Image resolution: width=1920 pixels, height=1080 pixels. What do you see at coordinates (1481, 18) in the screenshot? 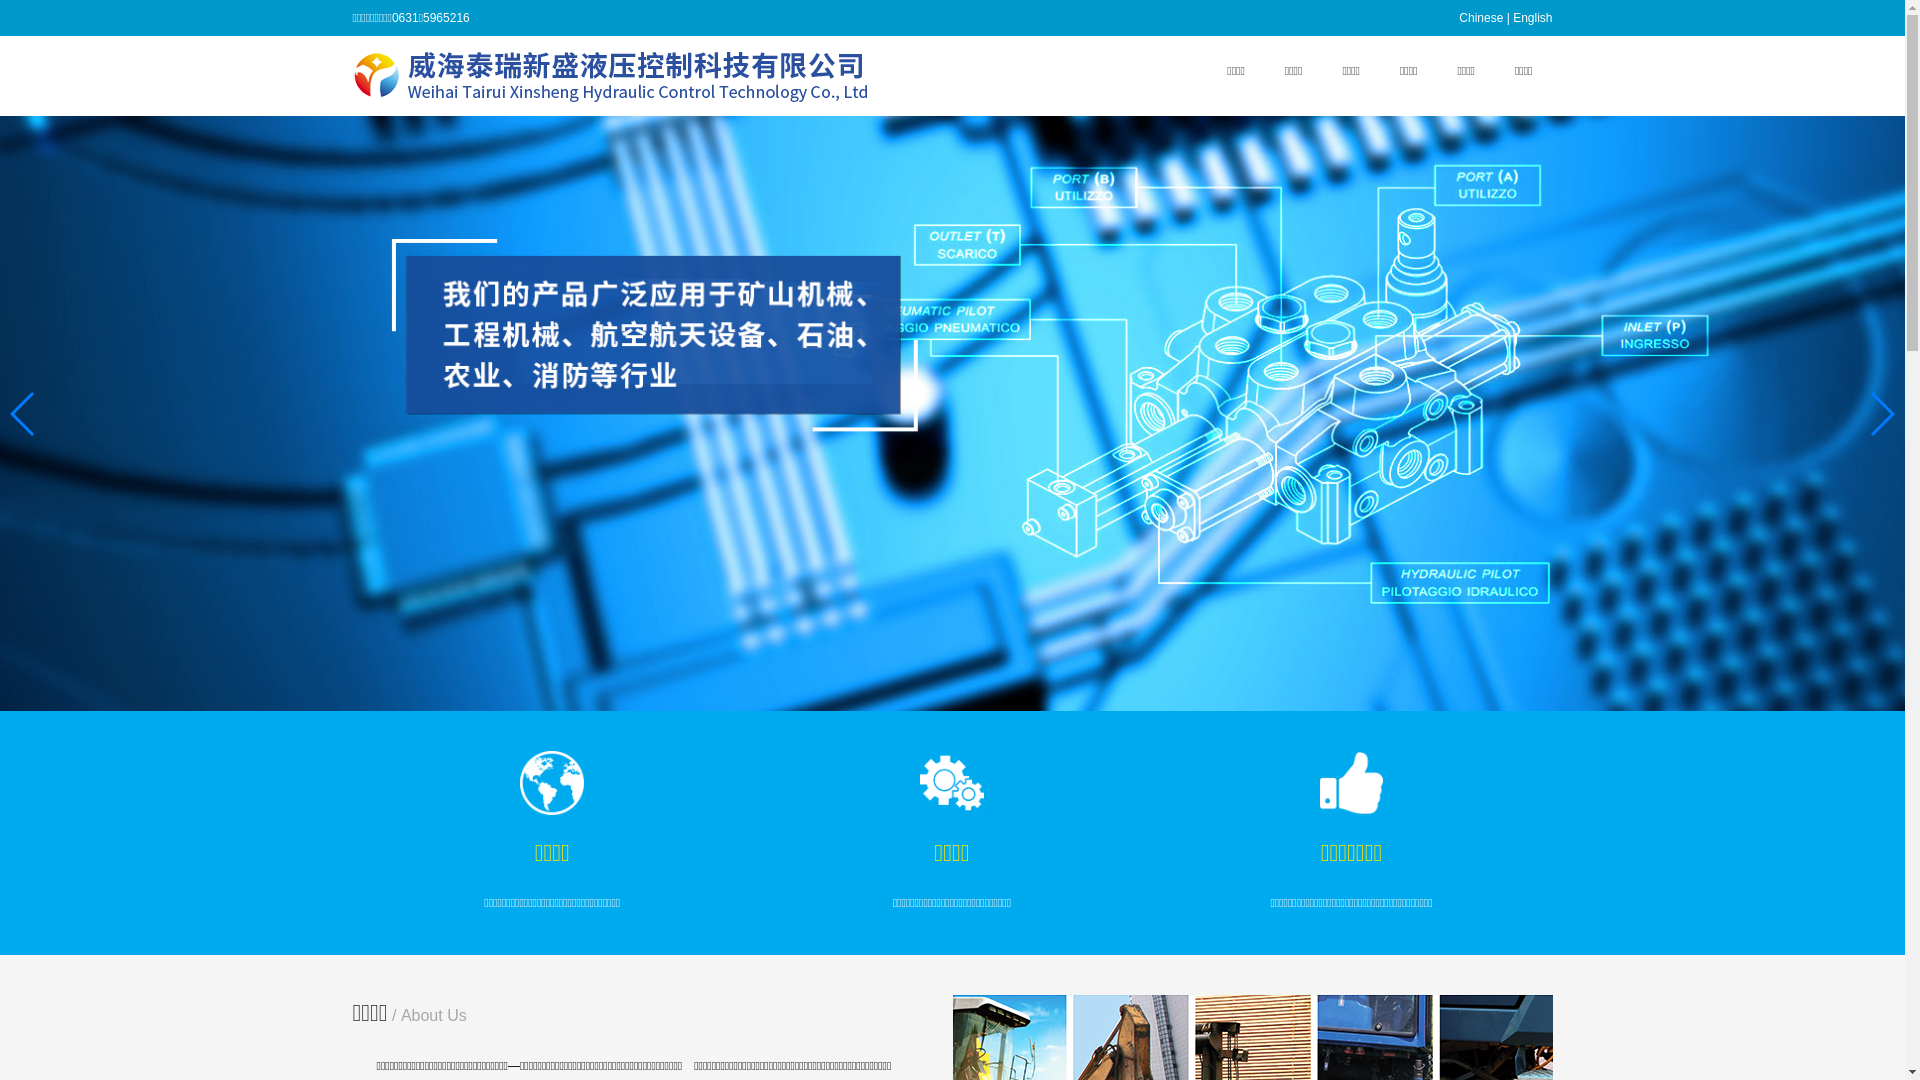
I see `'Chinese'` at bounding box center [1481, 18].